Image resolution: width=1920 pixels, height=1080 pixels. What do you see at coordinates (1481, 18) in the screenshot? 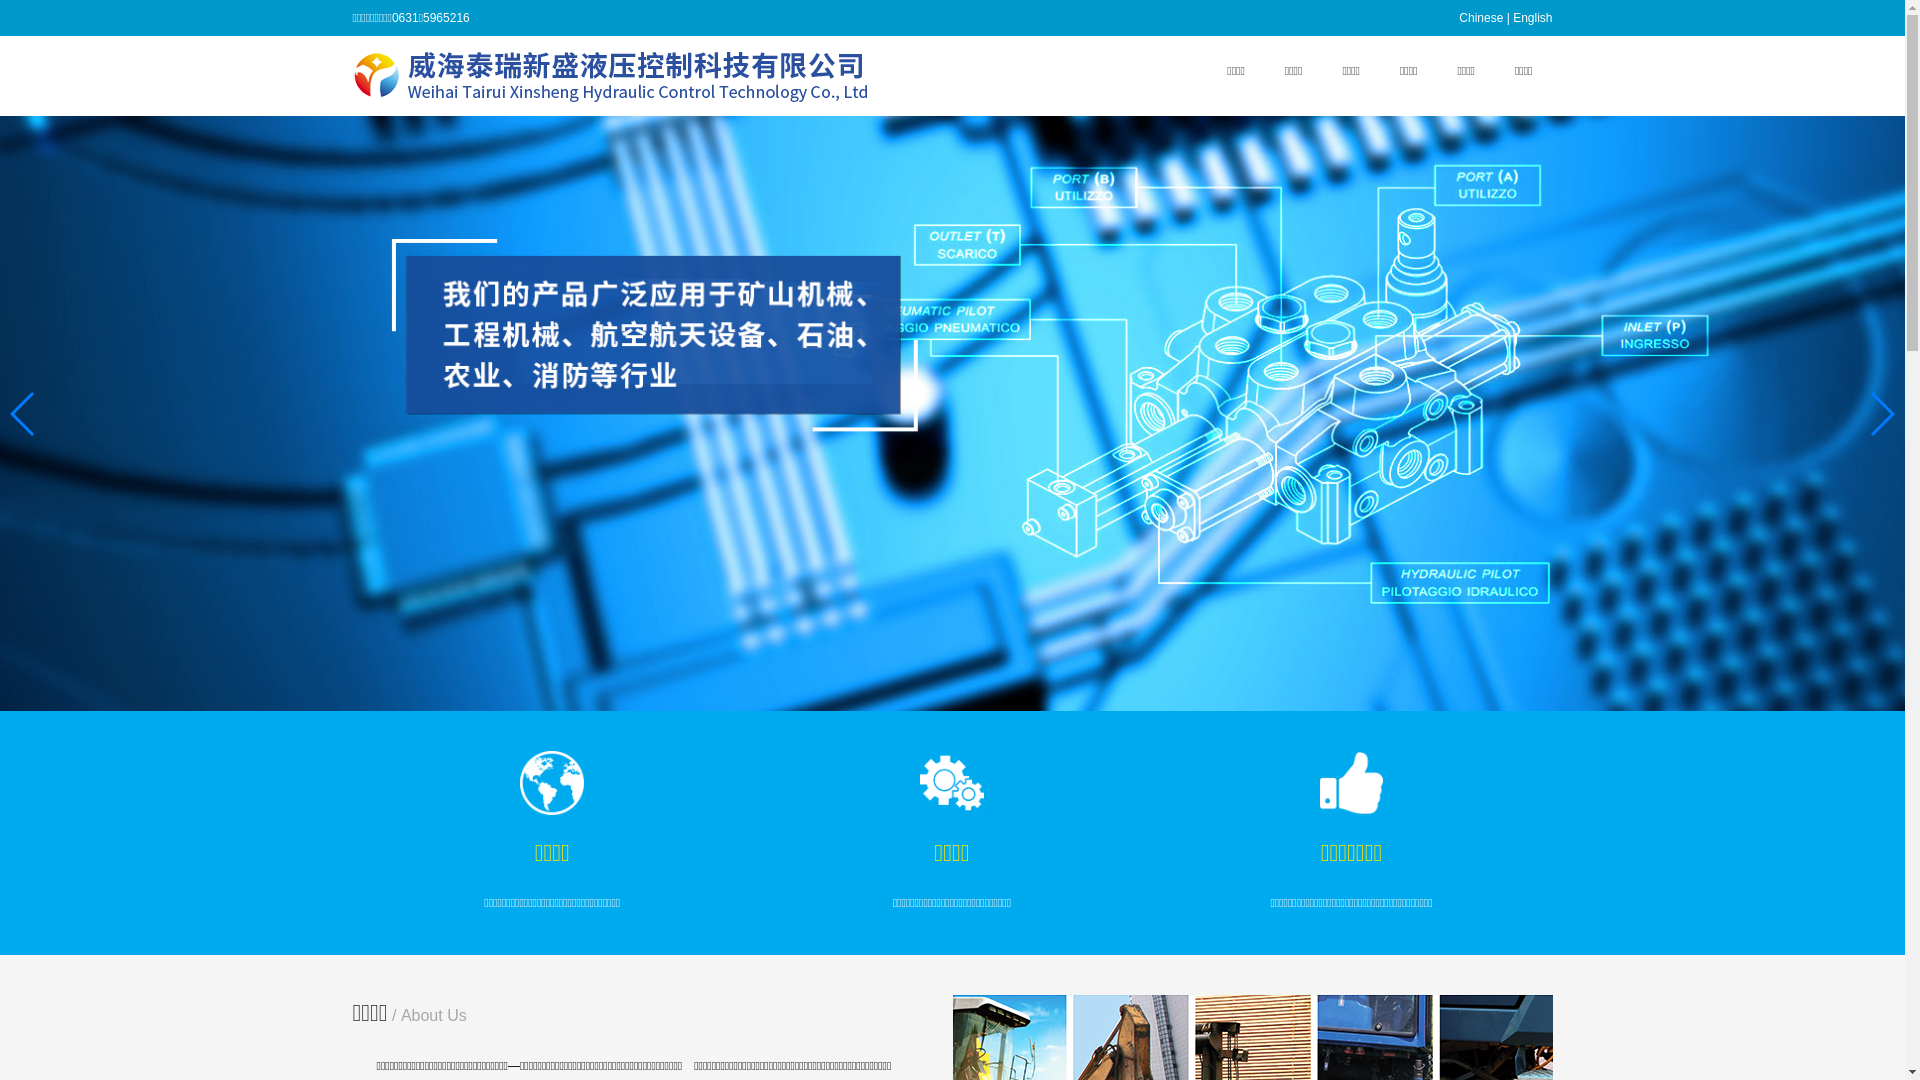
I see `'Chinese'` at bounding box center [1481, 18].